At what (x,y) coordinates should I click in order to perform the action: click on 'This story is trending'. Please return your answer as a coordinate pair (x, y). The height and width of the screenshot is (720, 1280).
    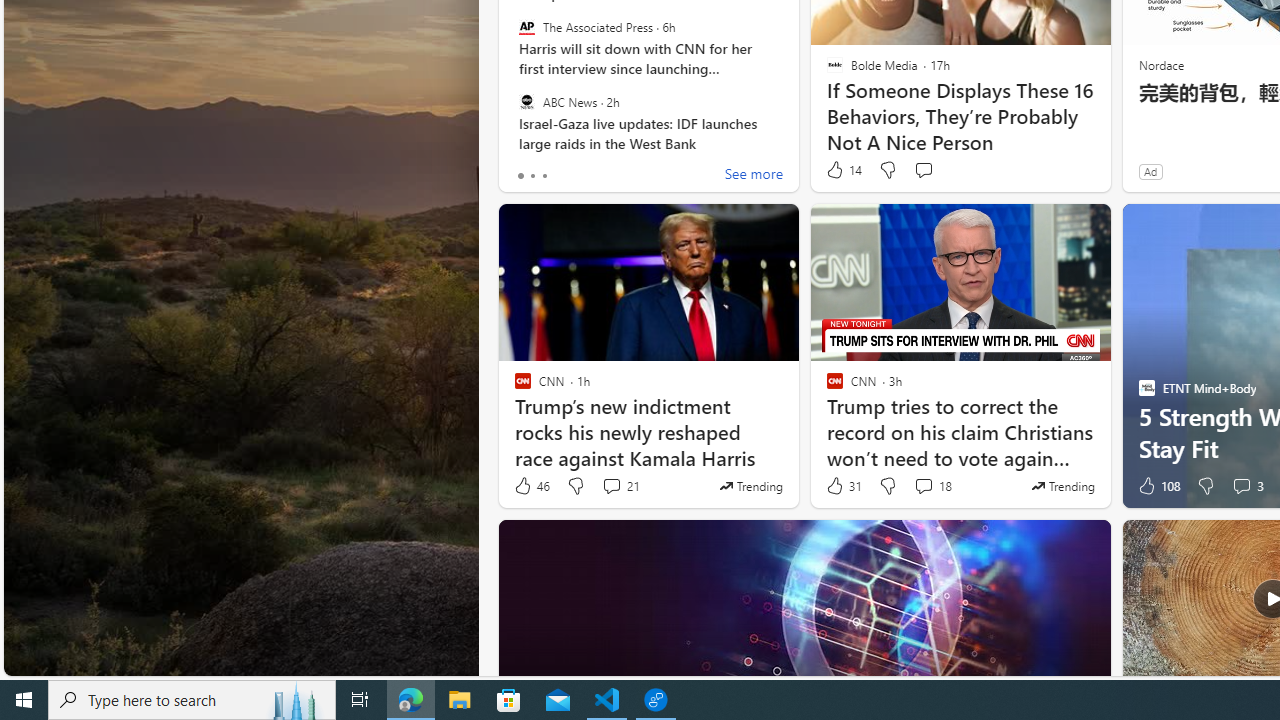
    Looking at the image, I should click on (1062, 486).